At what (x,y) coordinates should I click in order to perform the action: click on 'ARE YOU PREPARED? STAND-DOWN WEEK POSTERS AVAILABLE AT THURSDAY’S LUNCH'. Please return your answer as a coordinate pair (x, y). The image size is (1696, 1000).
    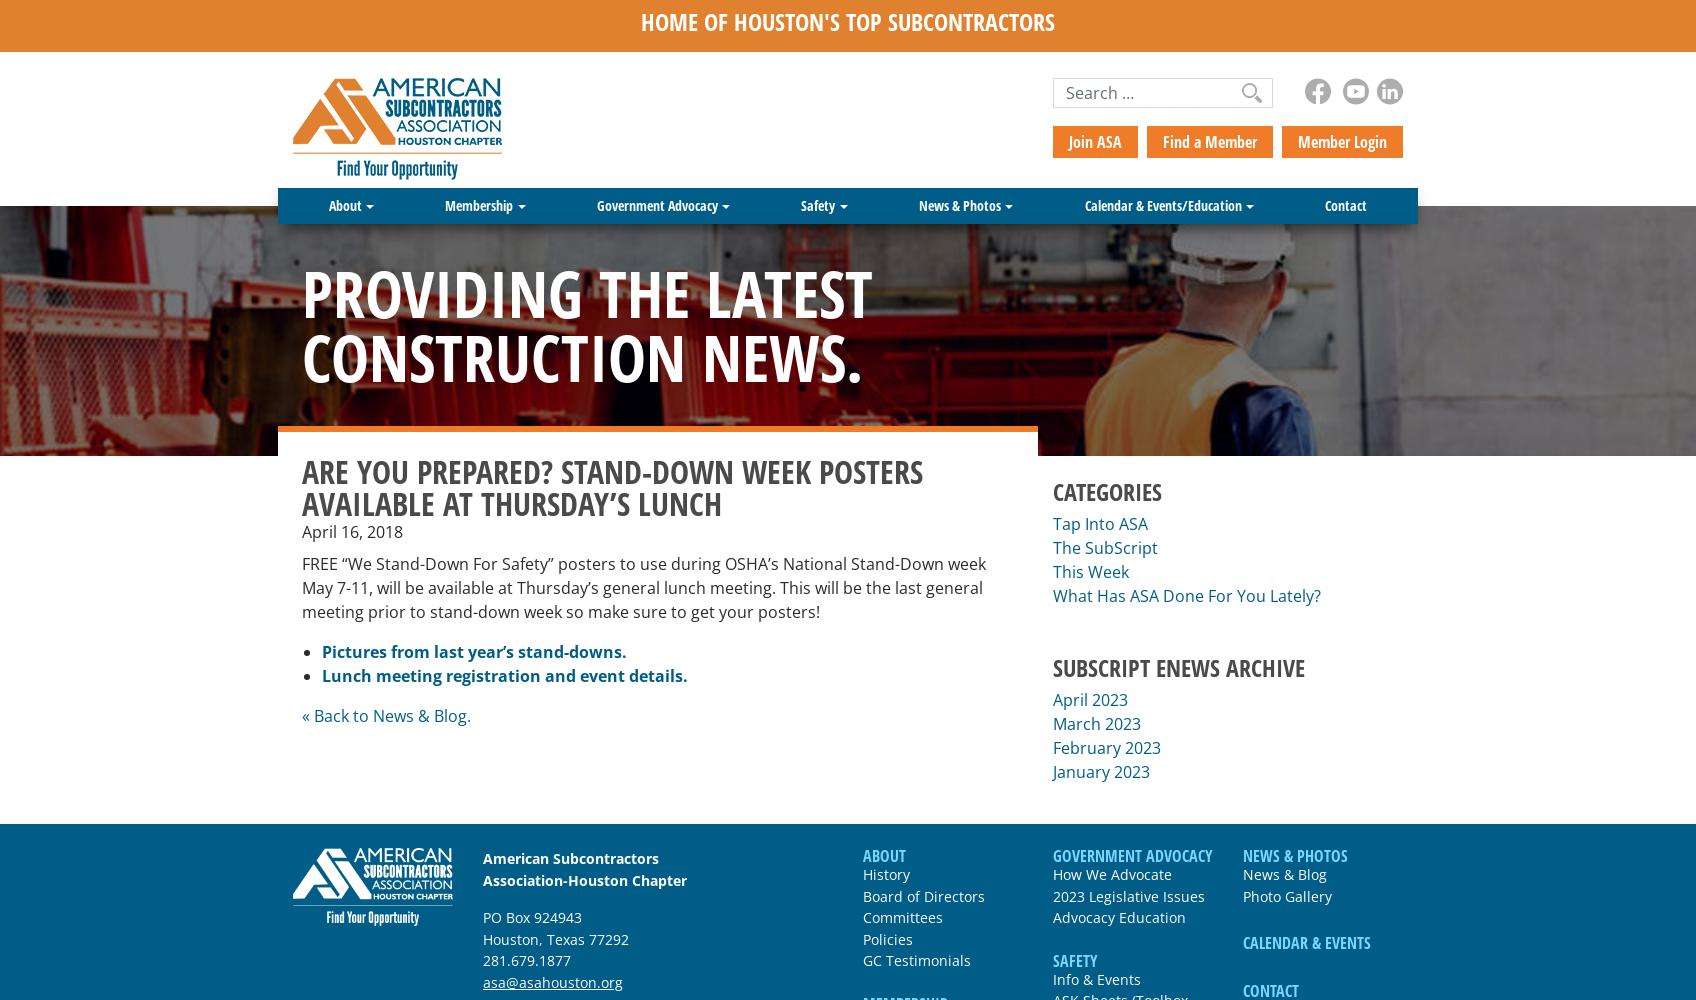
    Looking at the image, I should click on (612, 485).